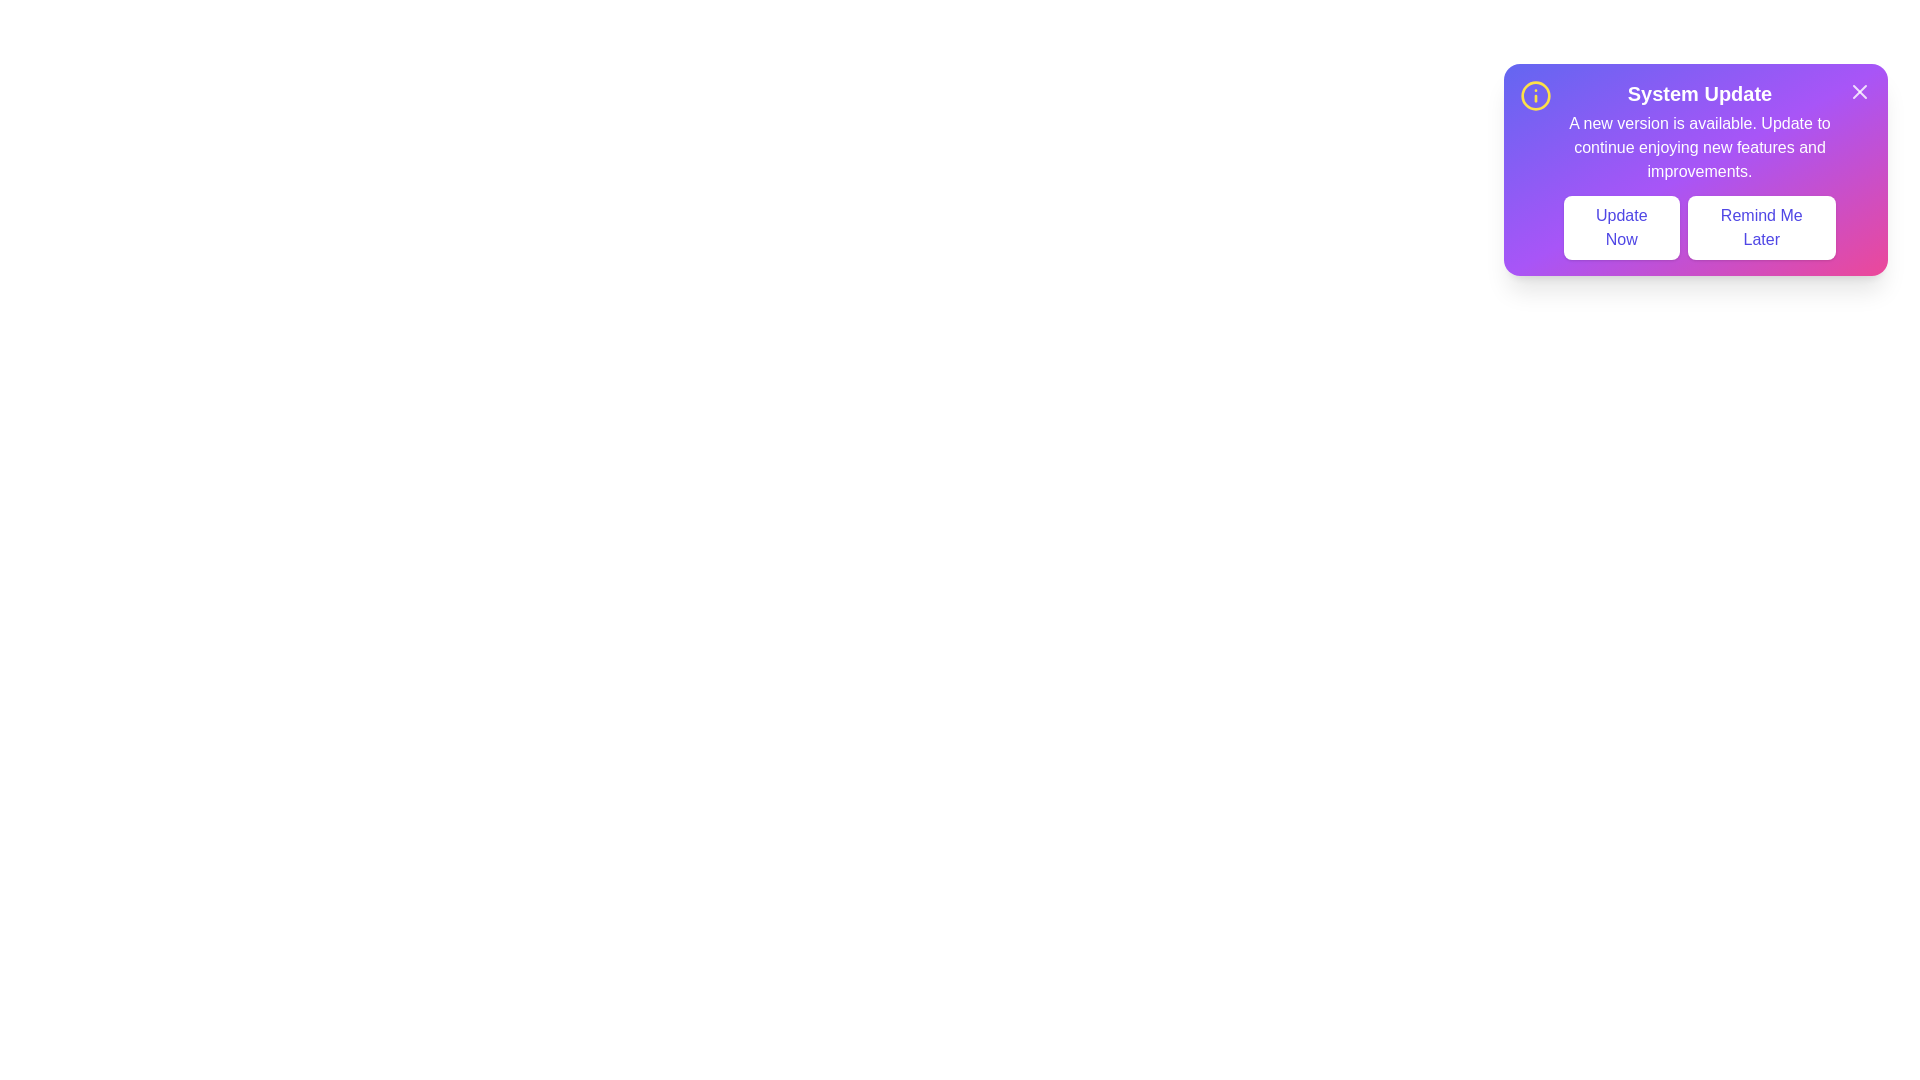 This screenshot has width=1920, height=1080. Describe the element at coordinates (1859, 92) in the screenshot. I see `close button on the notification to close it` at that location.